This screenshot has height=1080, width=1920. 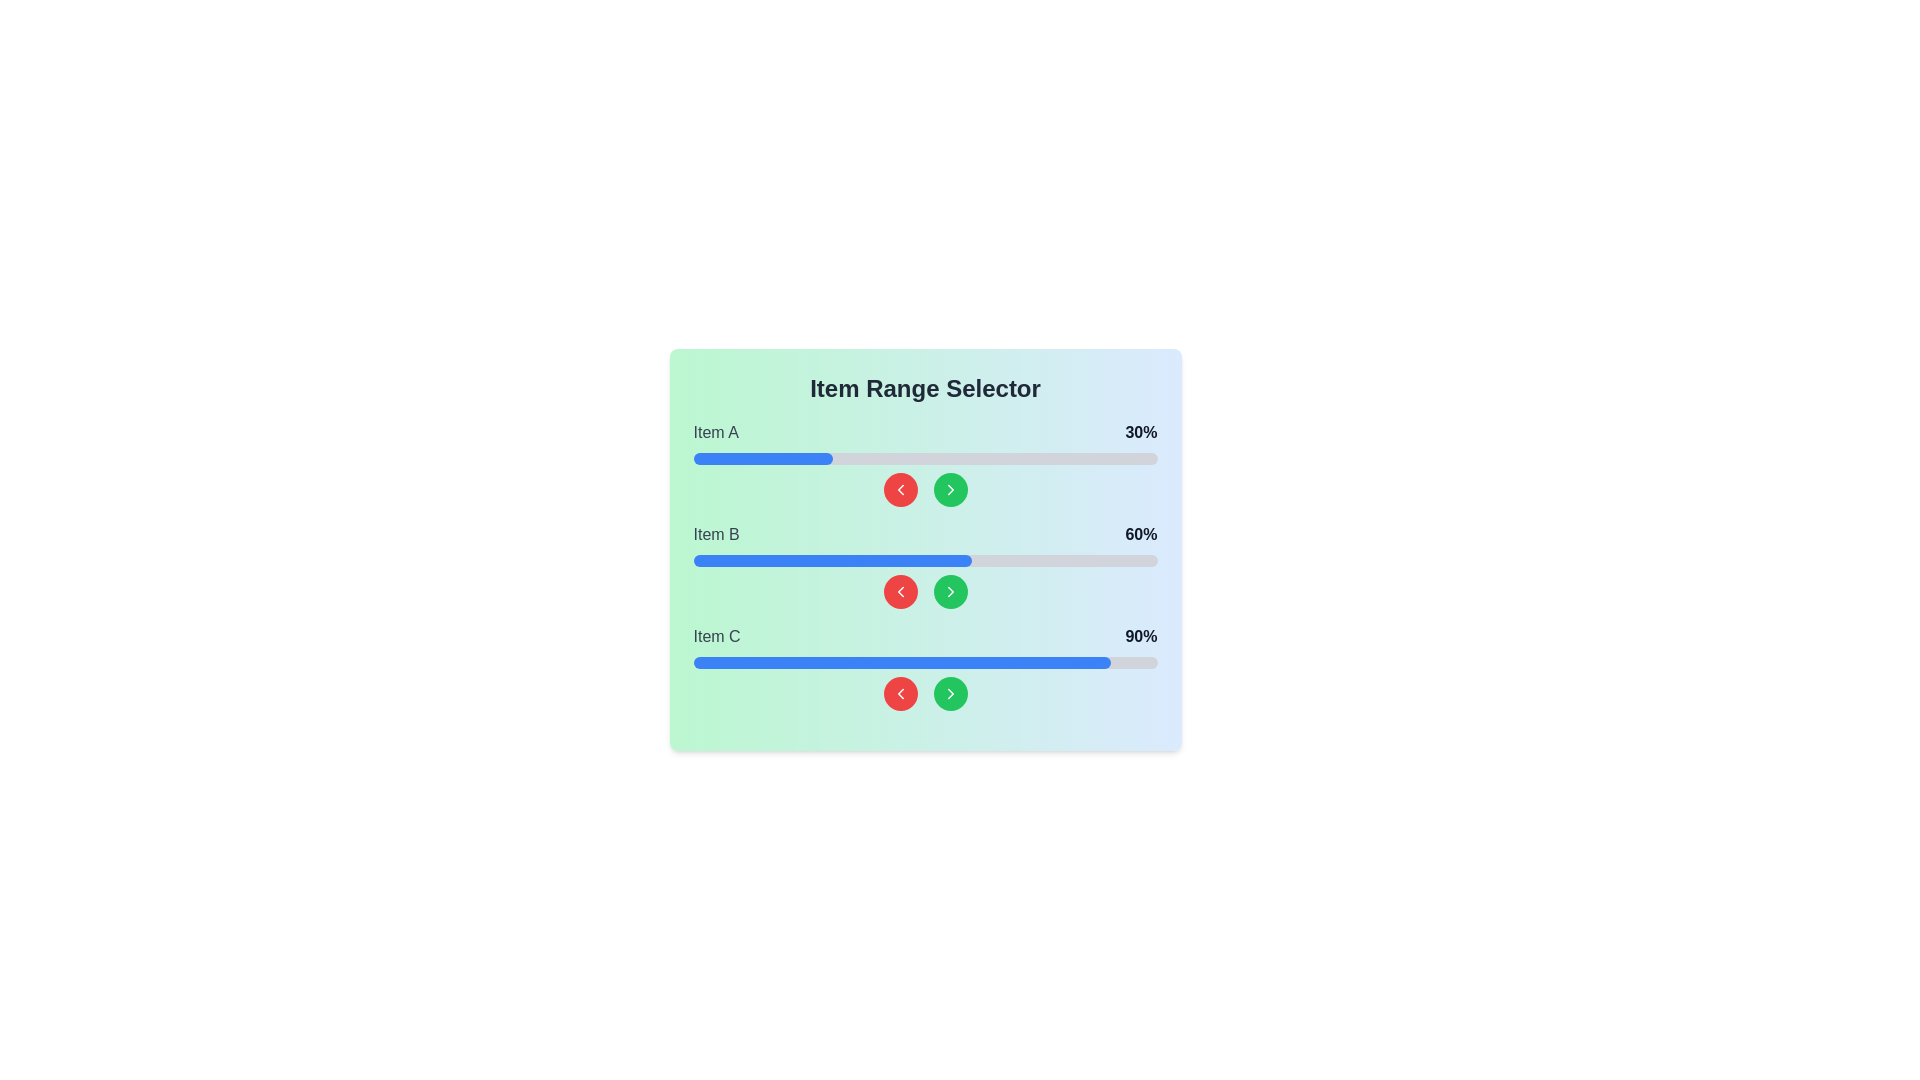 What do you see at coordinates (949, 590) in the screenshot?
I see `the forward increment button, which is positioned within a green circular background and is aligned with the progress bar and 'Item C' label` at bounding box center [949, 590].